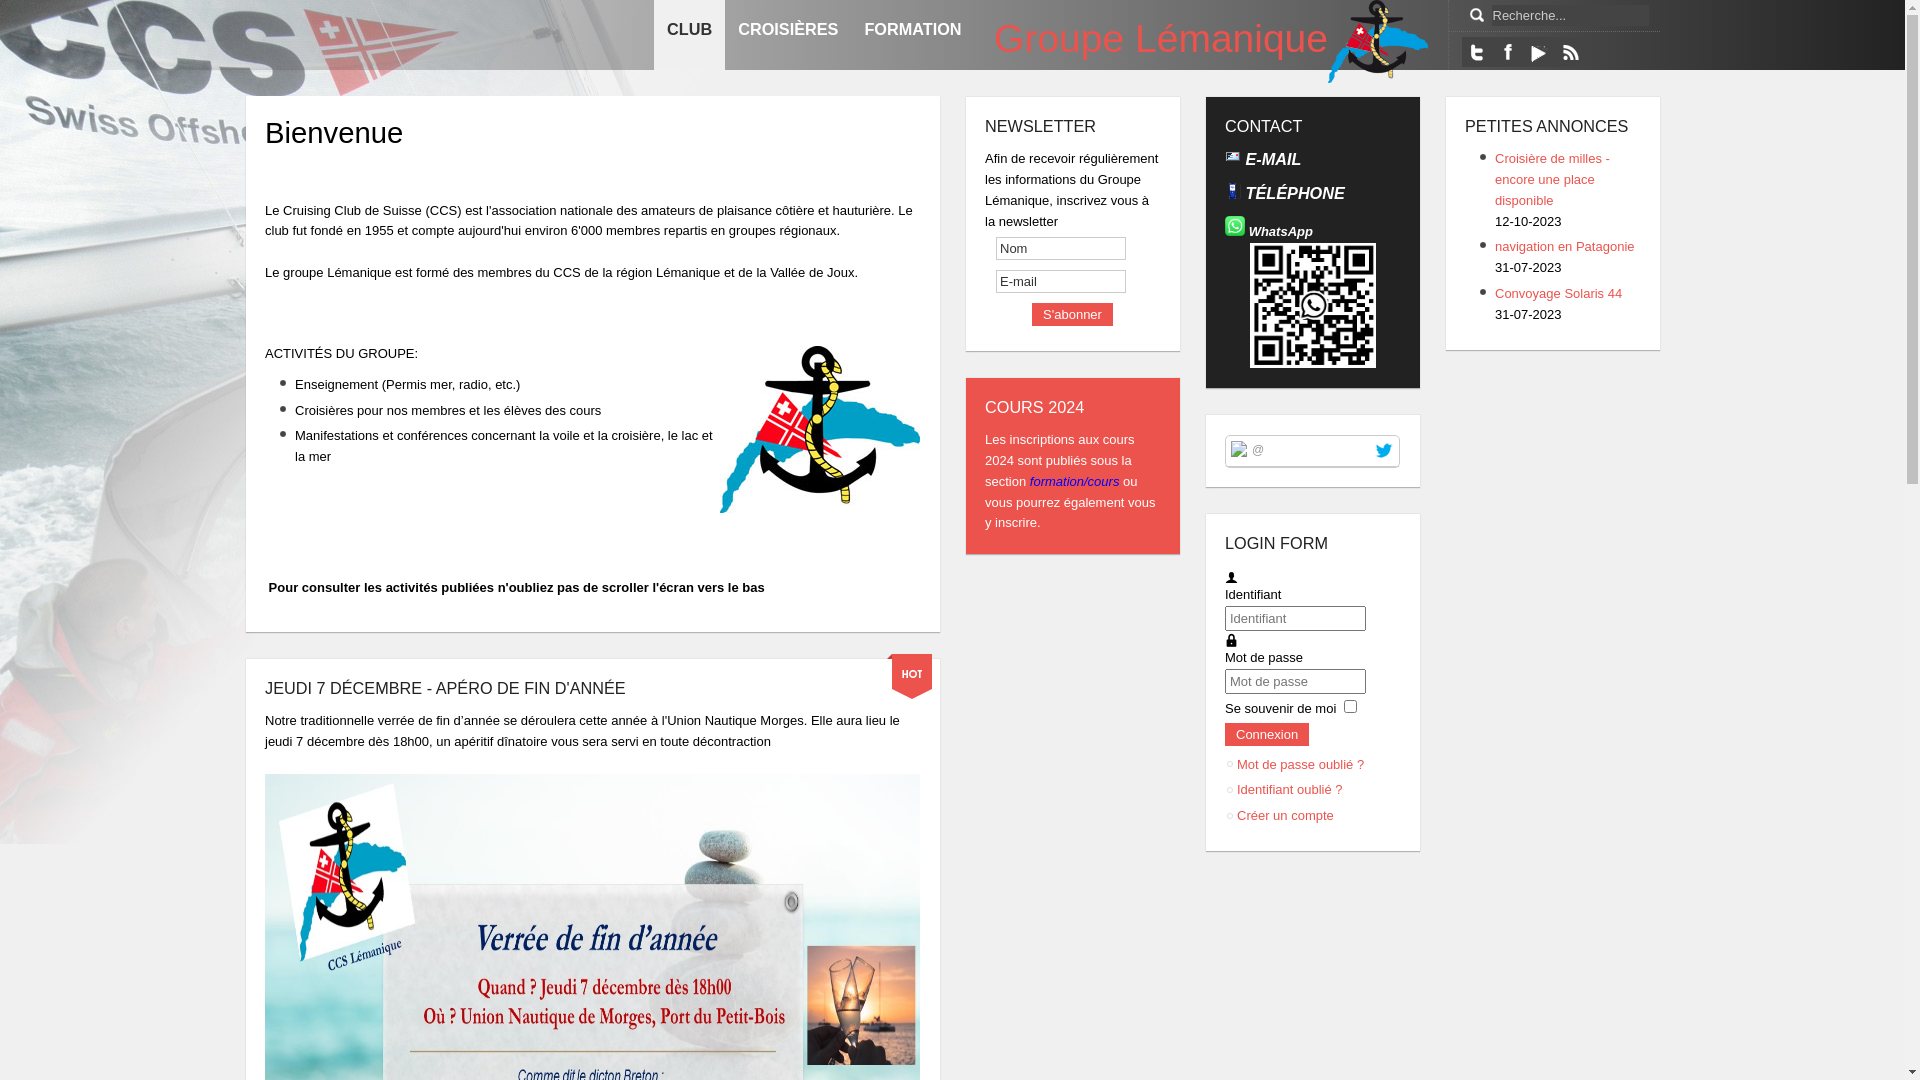 The height and width of the screenshot is (1080, 1920). I want to click on 'Facebook', so click(1492, 50).